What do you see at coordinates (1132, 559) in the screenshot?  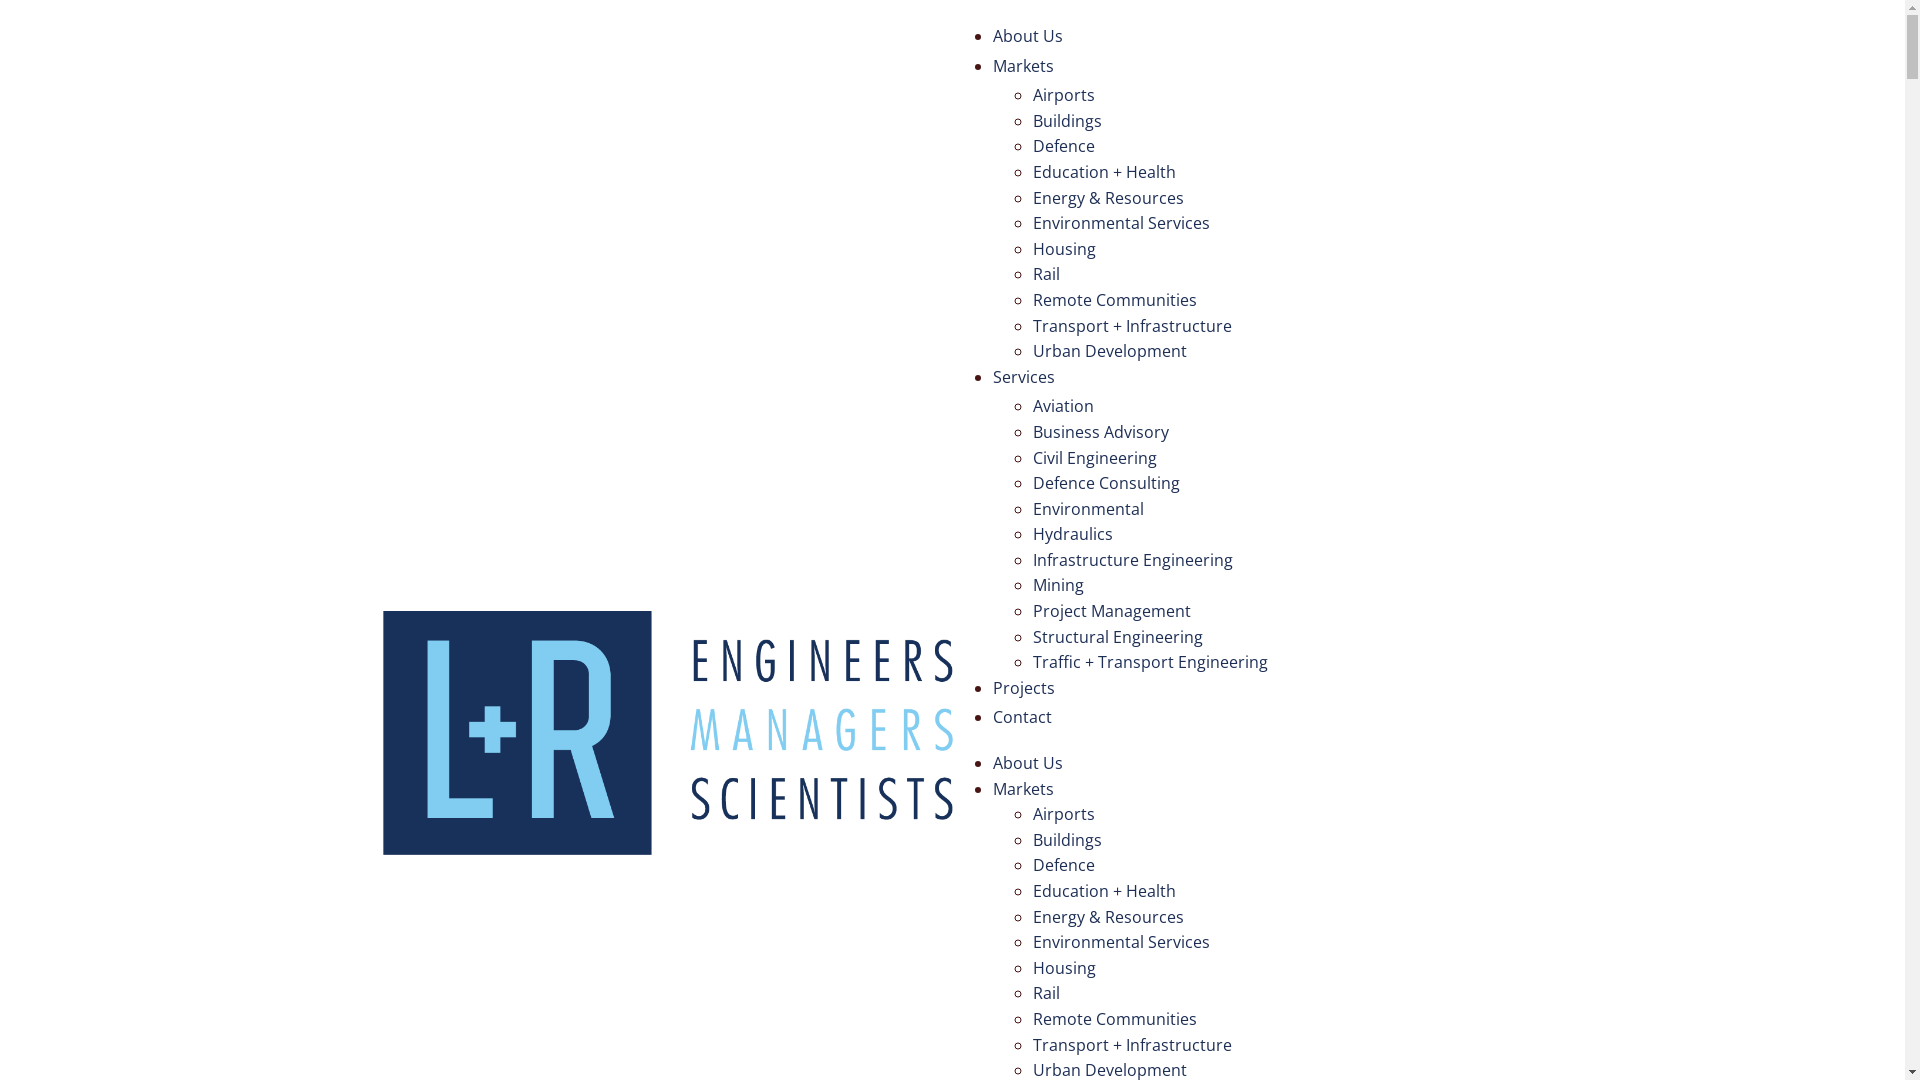 I see `'Infrastructure Engineering'` at bounding box center [1132, 559].